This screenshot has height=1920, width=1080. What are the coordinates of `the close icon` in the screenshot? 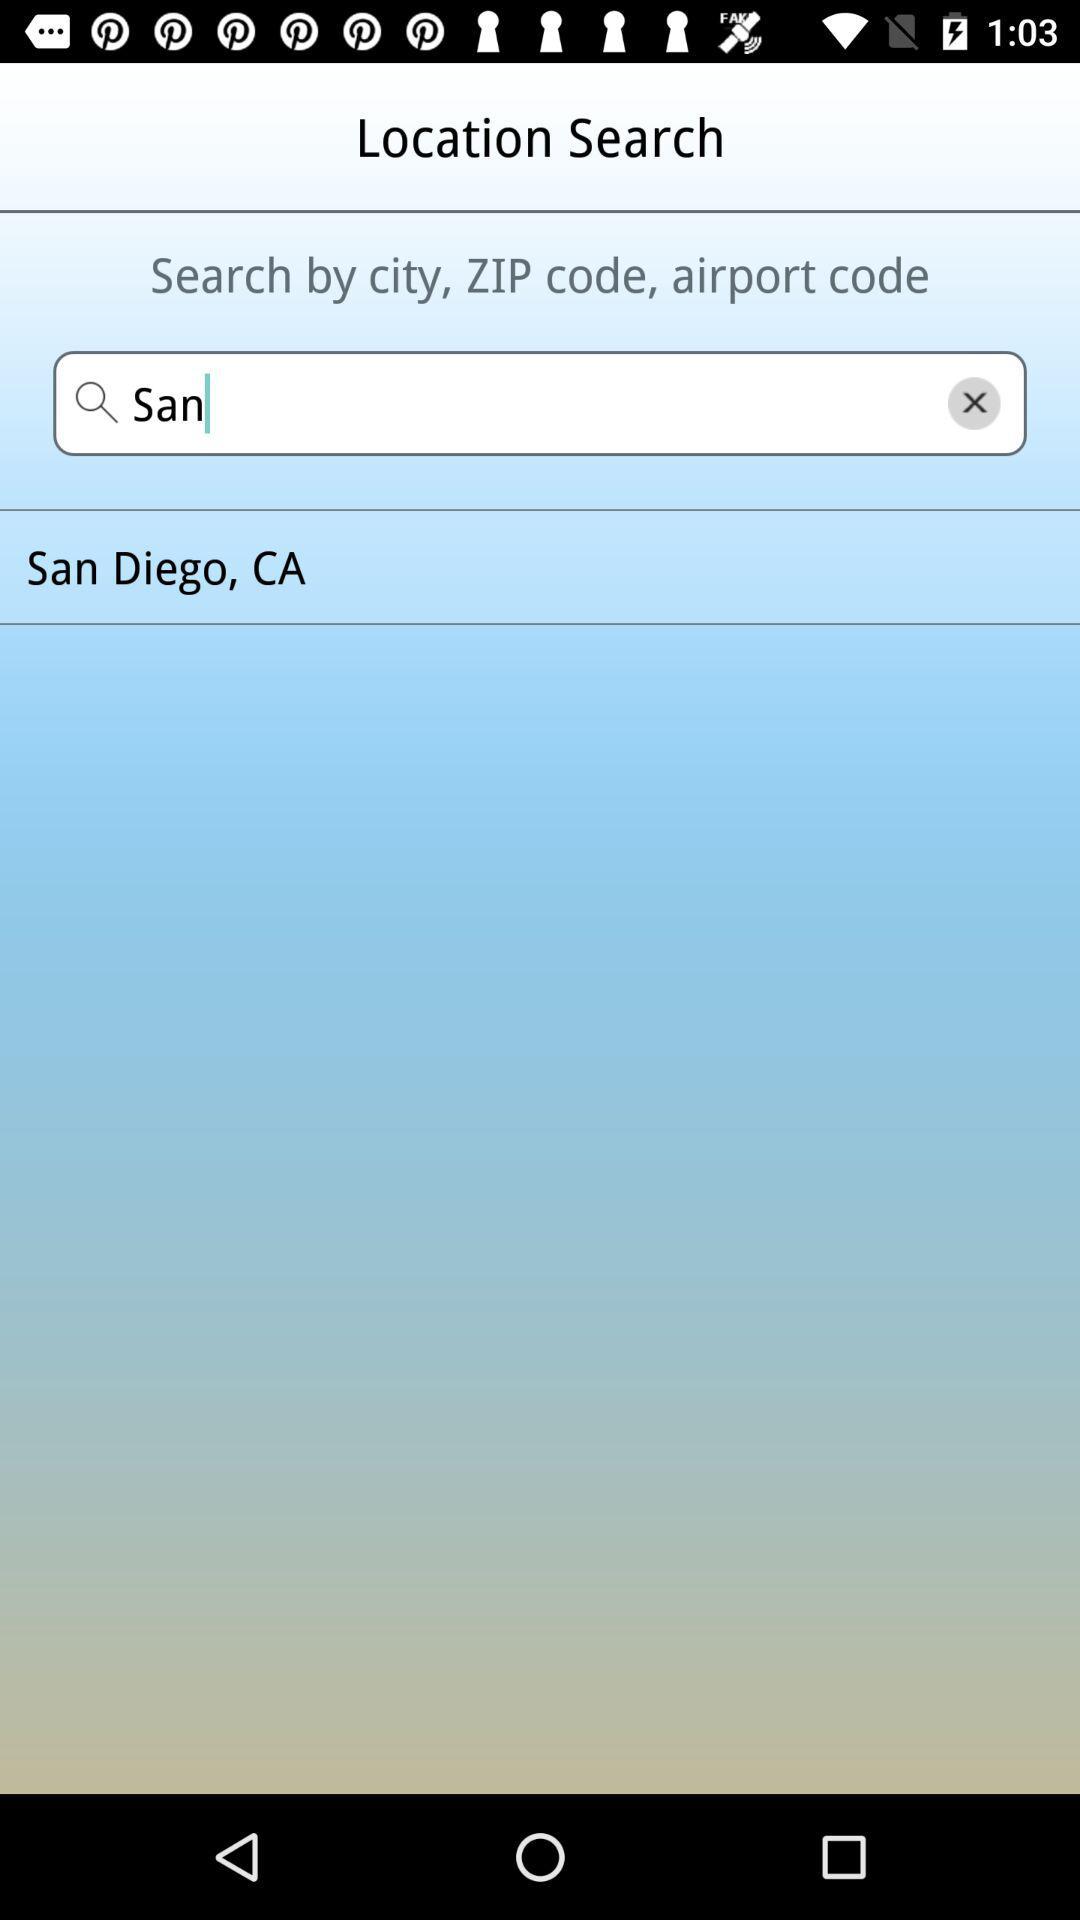 It's located at (973, 402).